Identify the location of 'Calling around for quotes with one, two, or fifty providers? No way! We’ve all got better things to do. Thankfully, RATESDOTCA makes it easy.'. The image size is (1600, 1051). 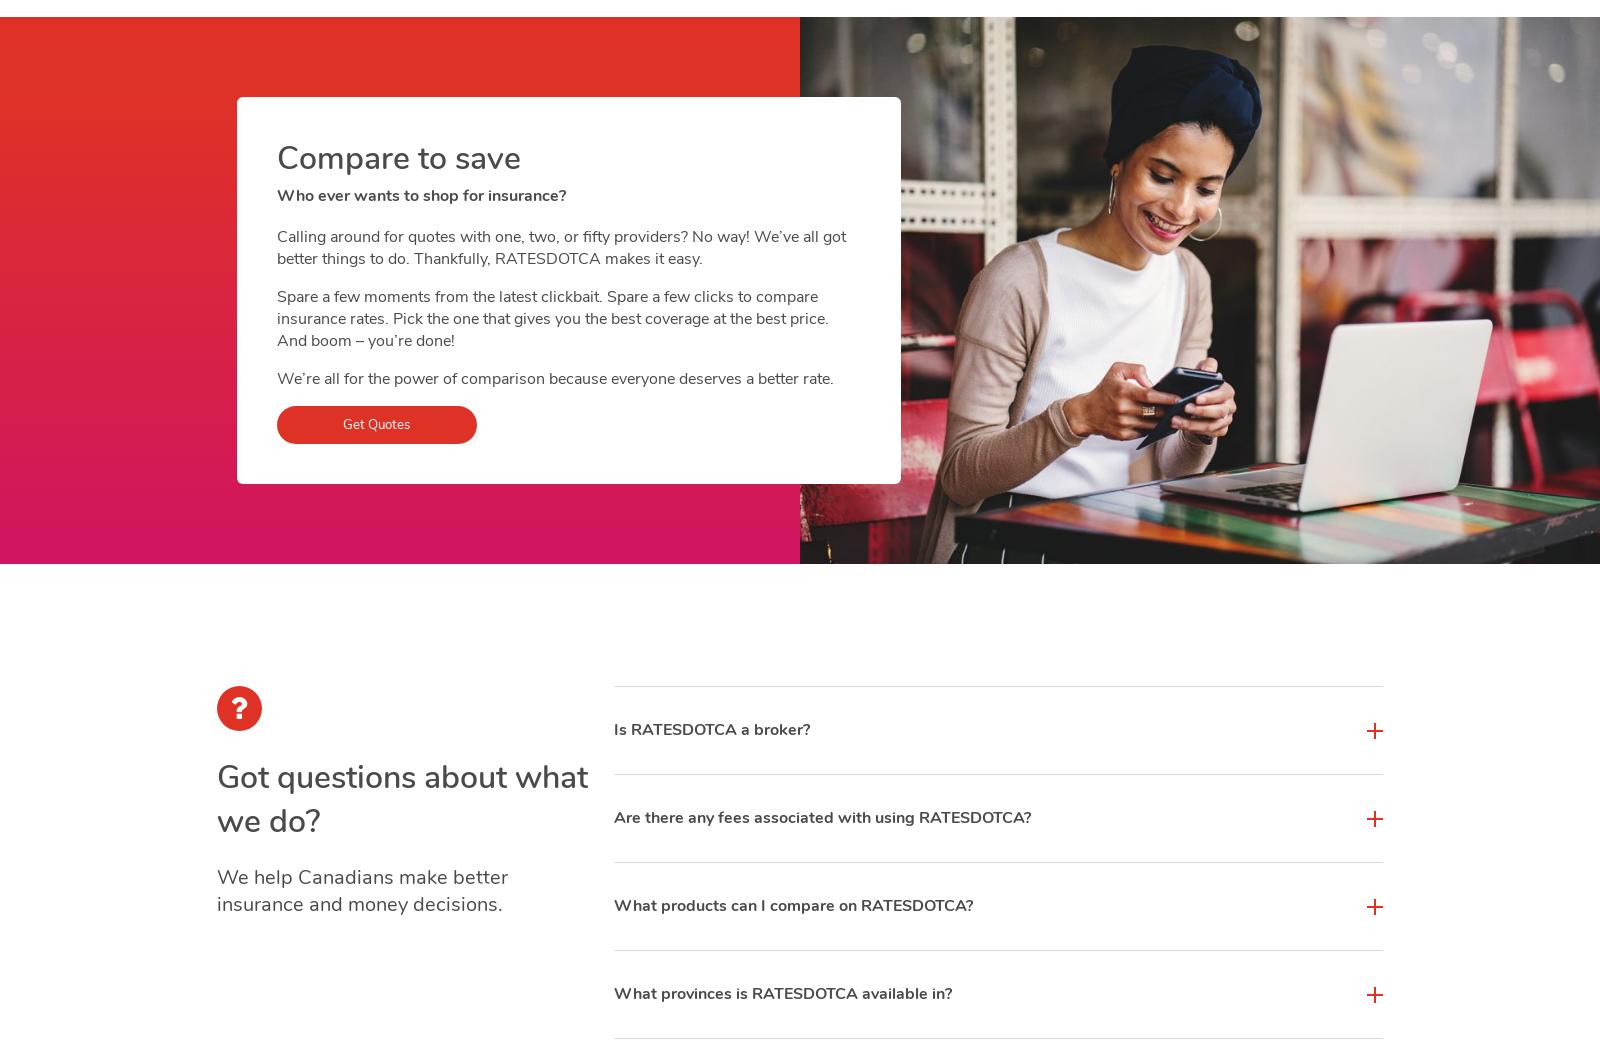
(559, 248).